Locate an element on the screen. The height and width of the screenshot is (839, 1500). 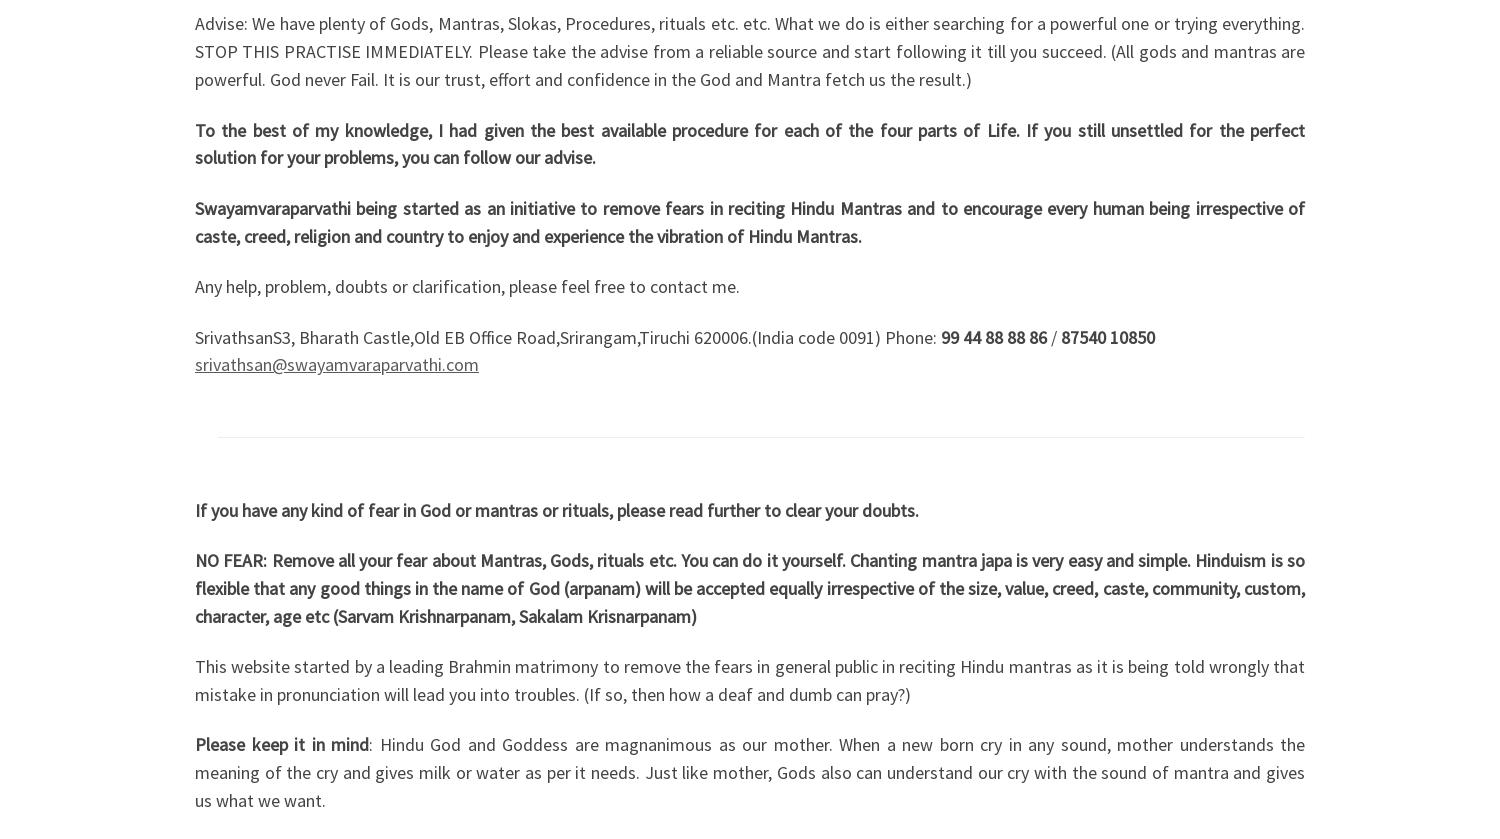
'Any help, problem, doubts or clarification, please feel free to contact me.' is located at coordinates (466, 286).